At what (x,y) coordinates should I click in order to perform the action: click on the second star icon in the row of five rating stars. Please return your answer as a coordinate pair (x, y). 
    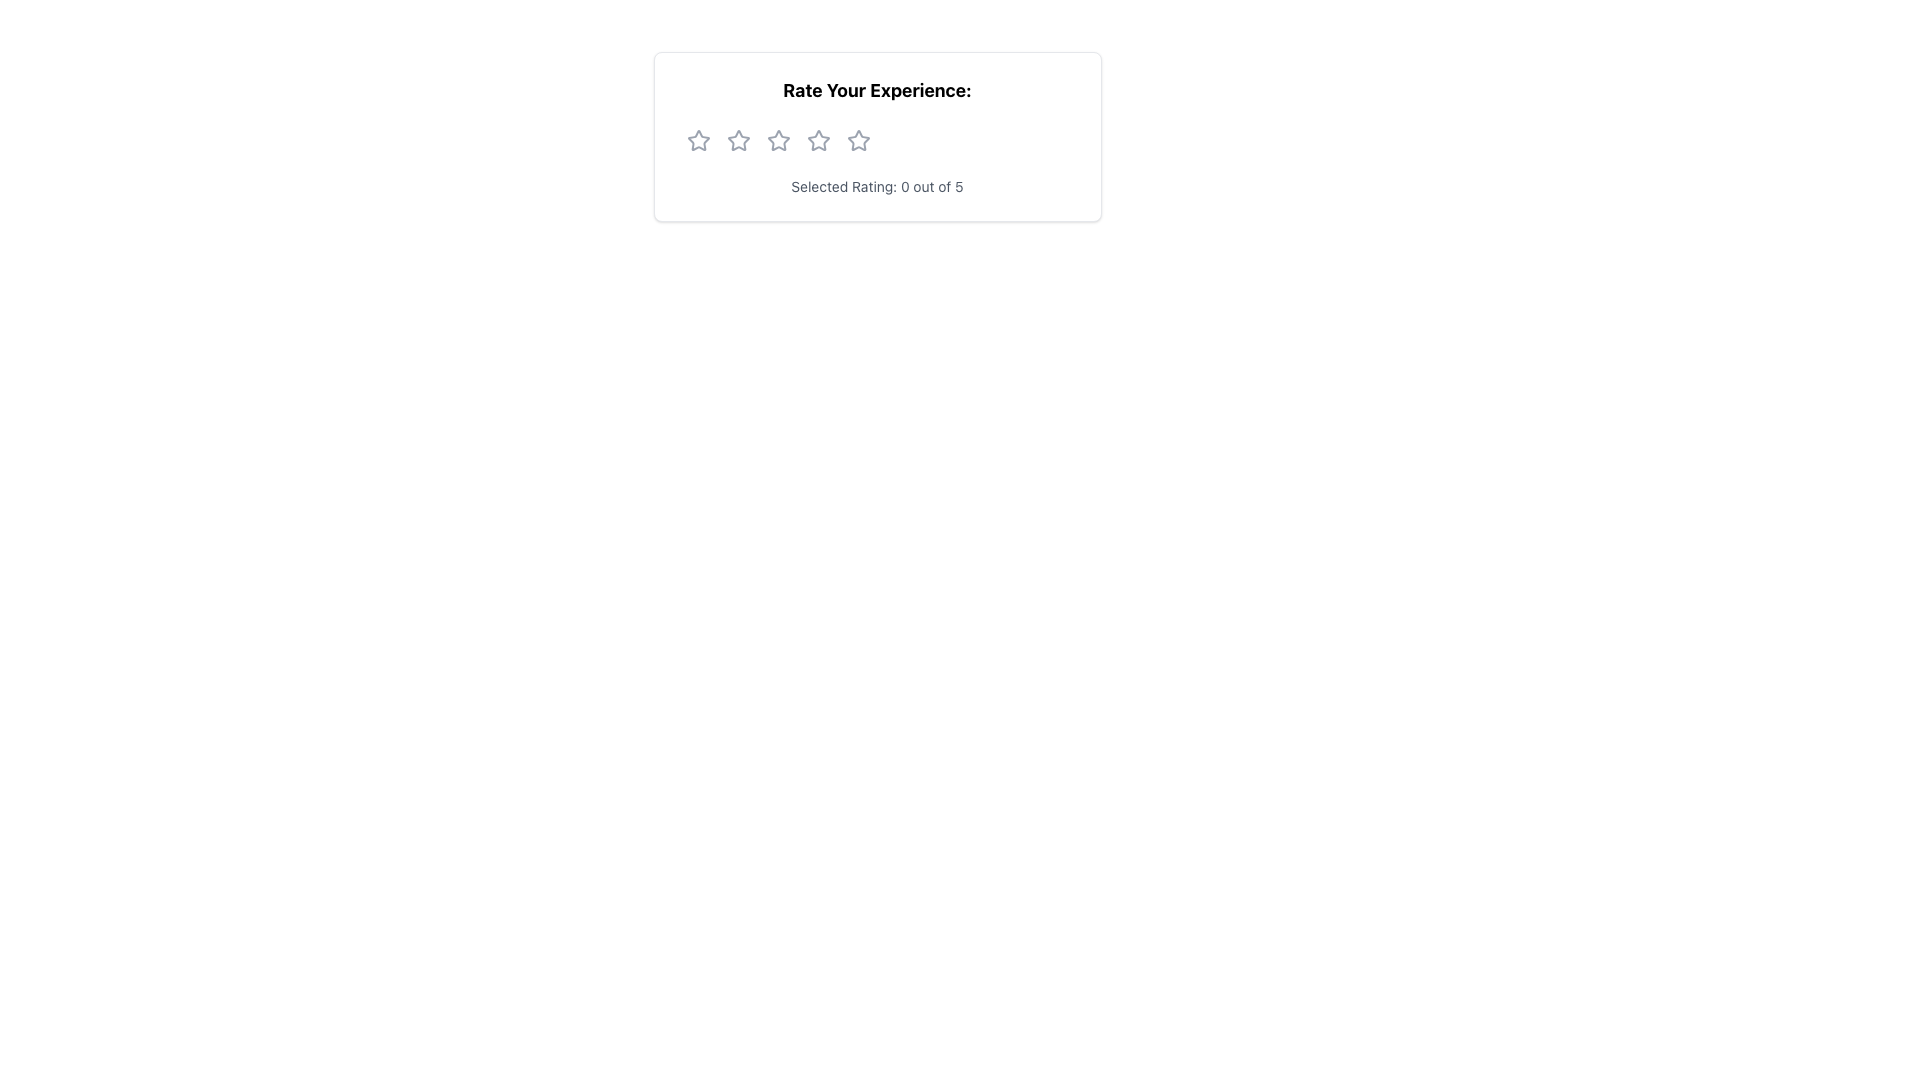
    Looking at the image, I should click on (737, 140).